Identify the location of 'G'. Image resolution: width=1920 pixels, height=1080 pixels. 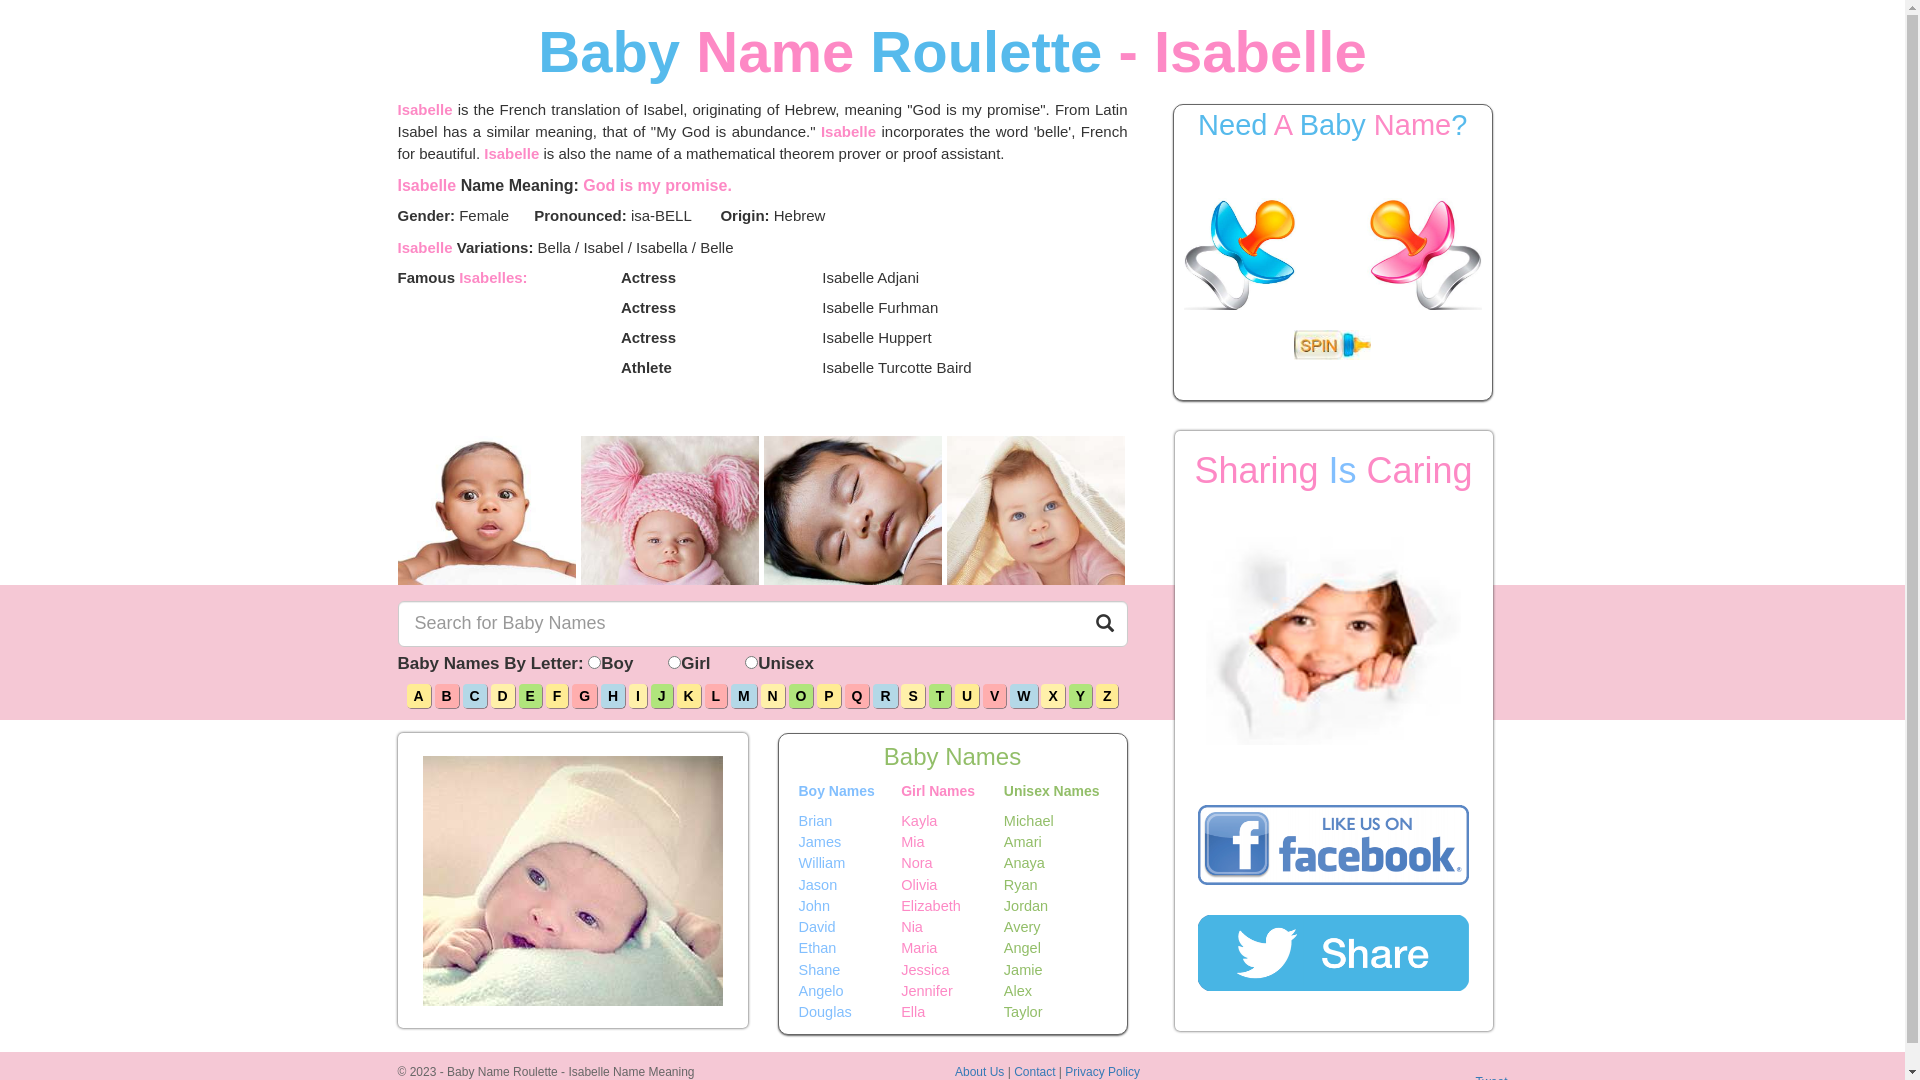
(583, 694).